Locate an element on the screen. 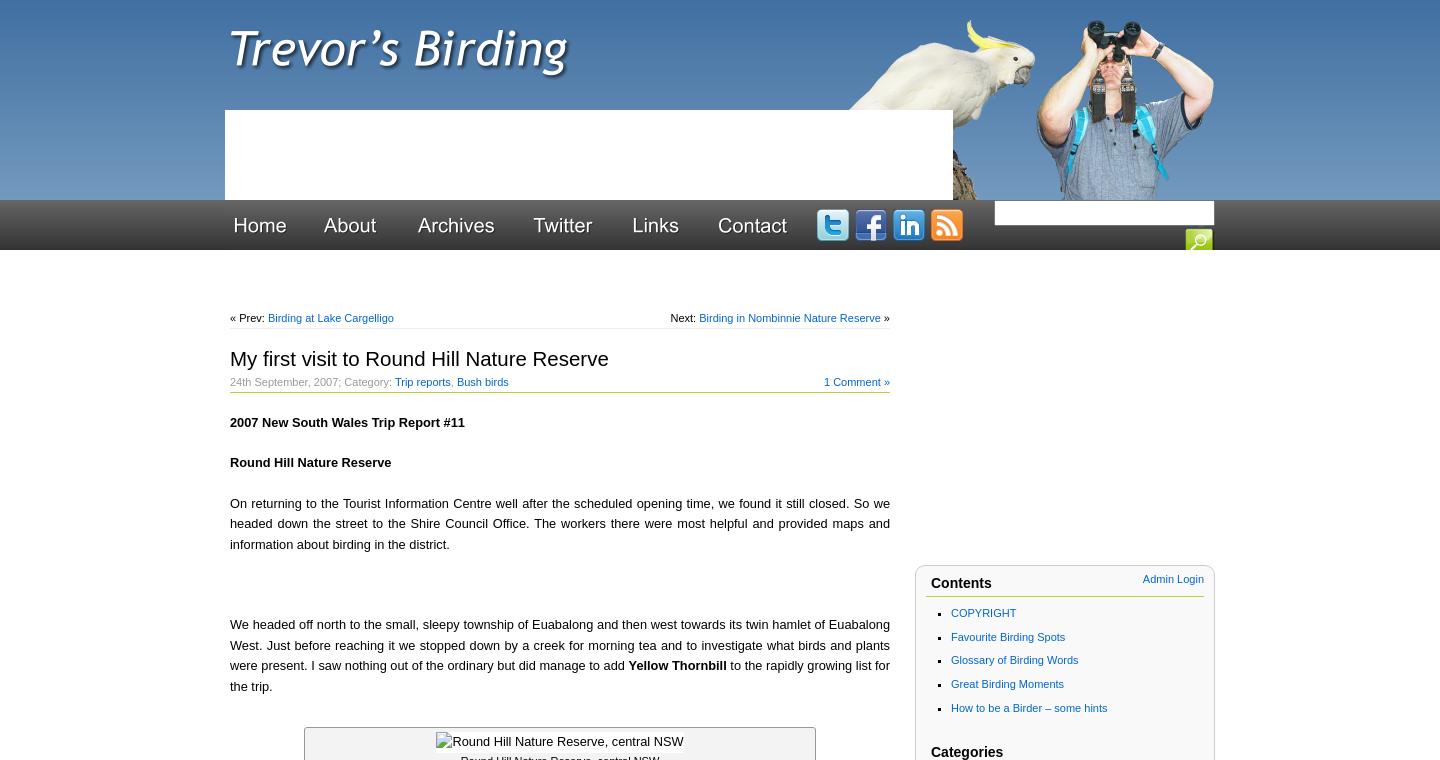  'Glossary of Birding Words' is located at coordinates (1013, 658).